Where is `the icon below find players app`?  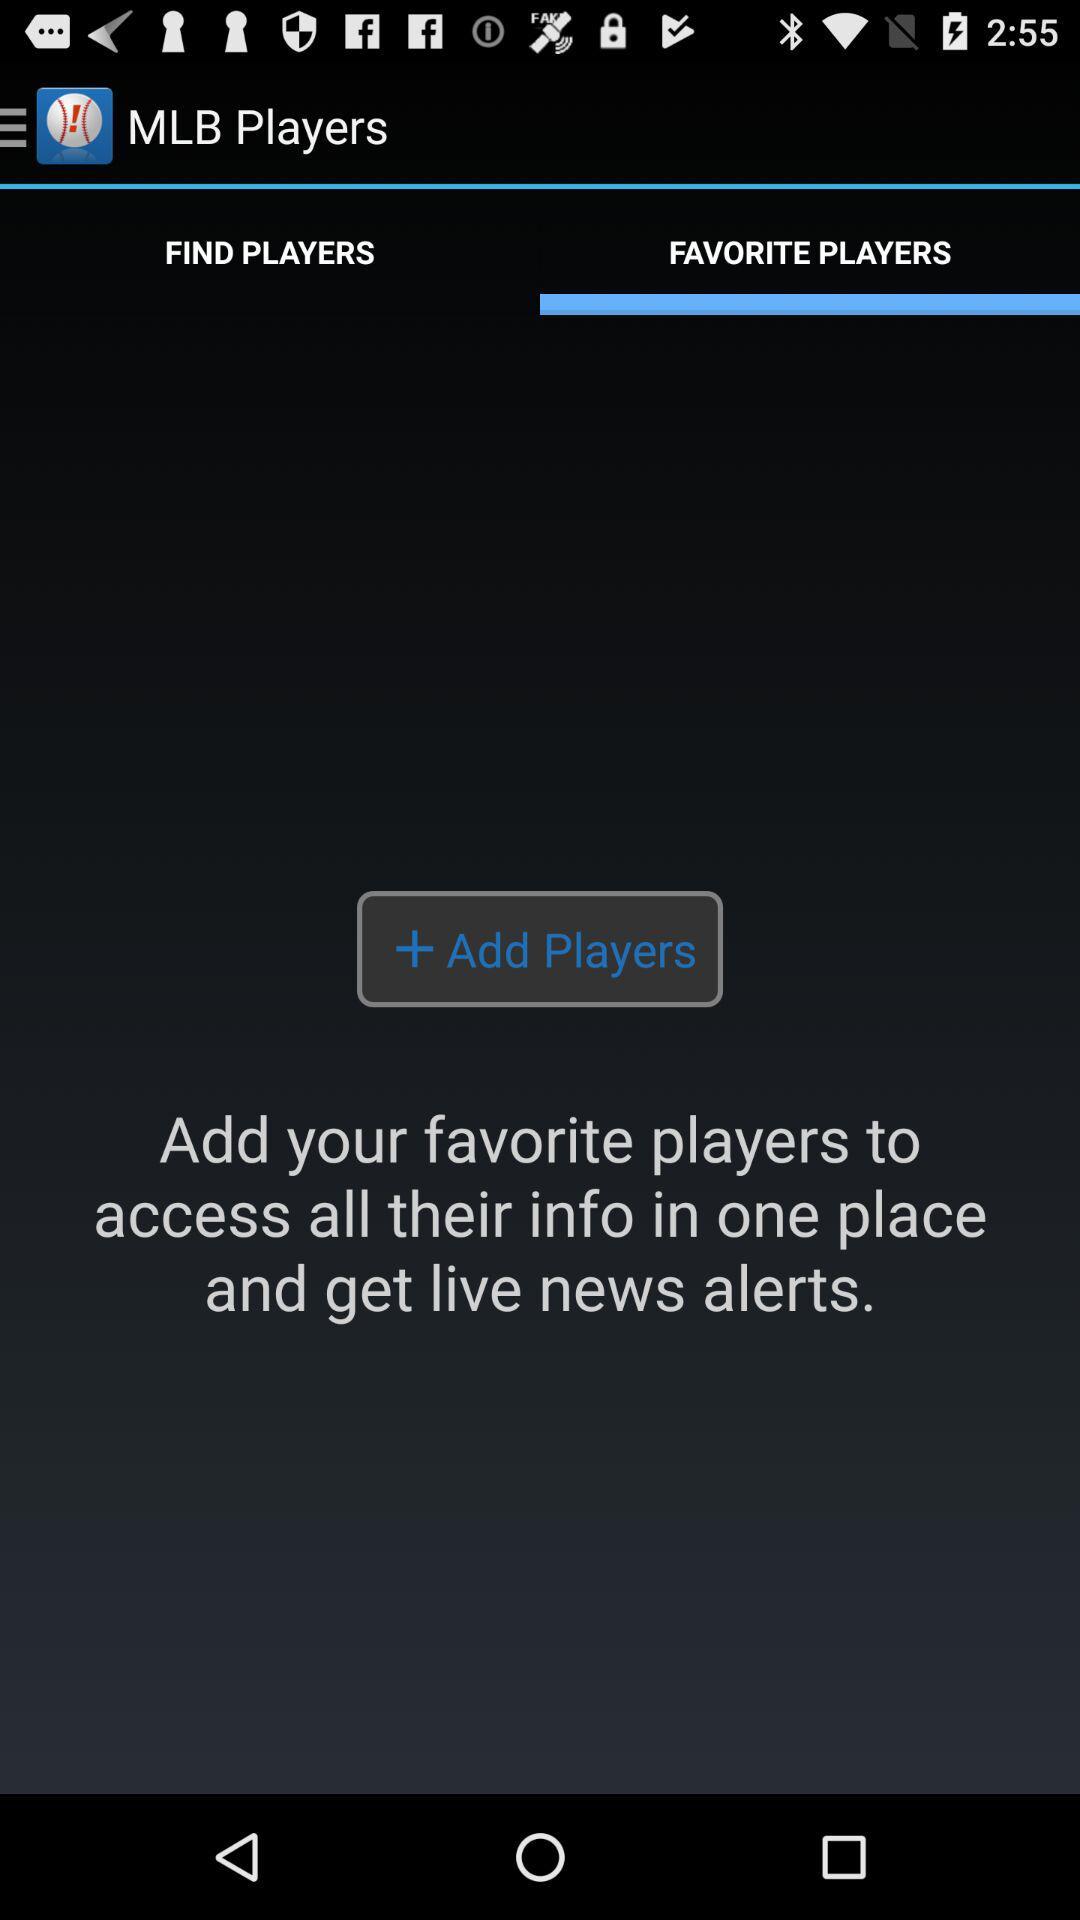 the icon below find players app is located at coordinates (540, 1053).